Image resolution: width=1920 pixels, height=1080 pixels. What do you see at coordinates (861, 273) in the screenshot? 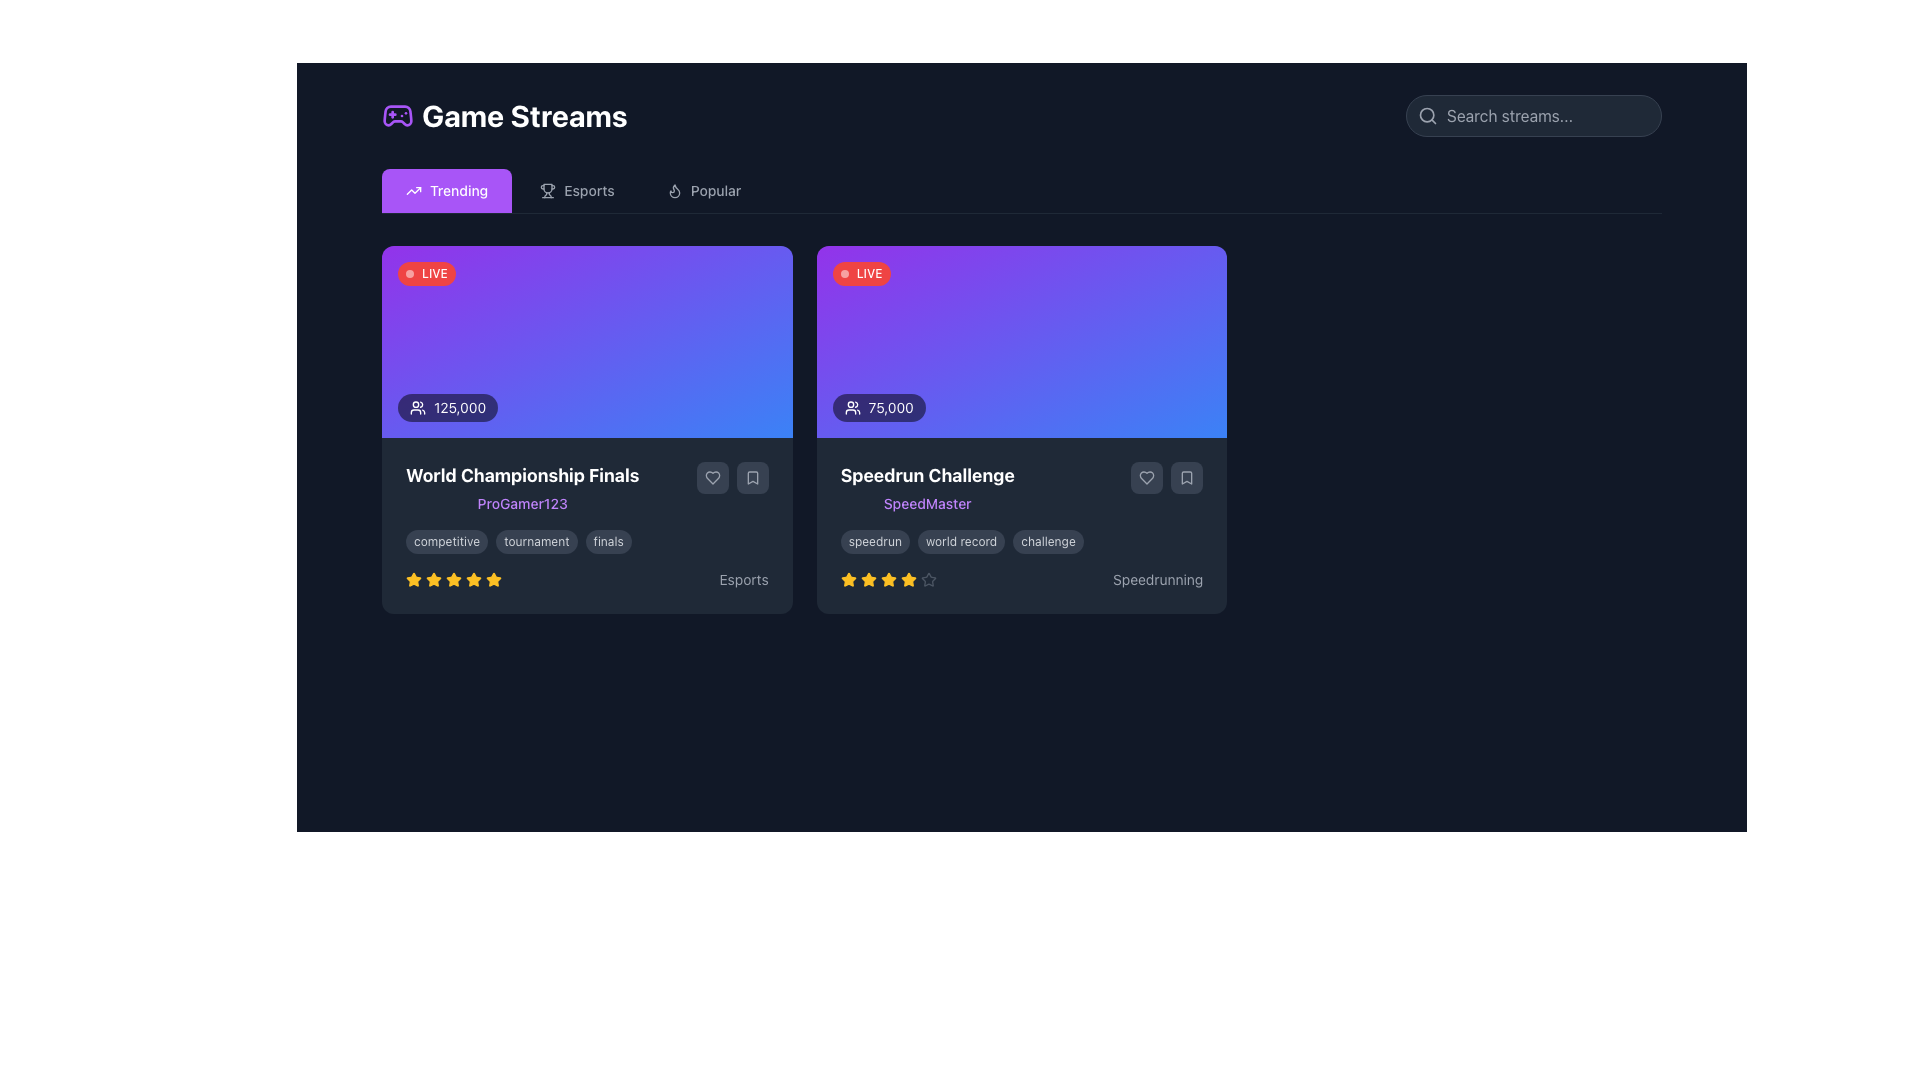
I see `the live streaming badge located in the top-left corner of the 'Speedrun Challenge' card` at bounding box center [861, 273].